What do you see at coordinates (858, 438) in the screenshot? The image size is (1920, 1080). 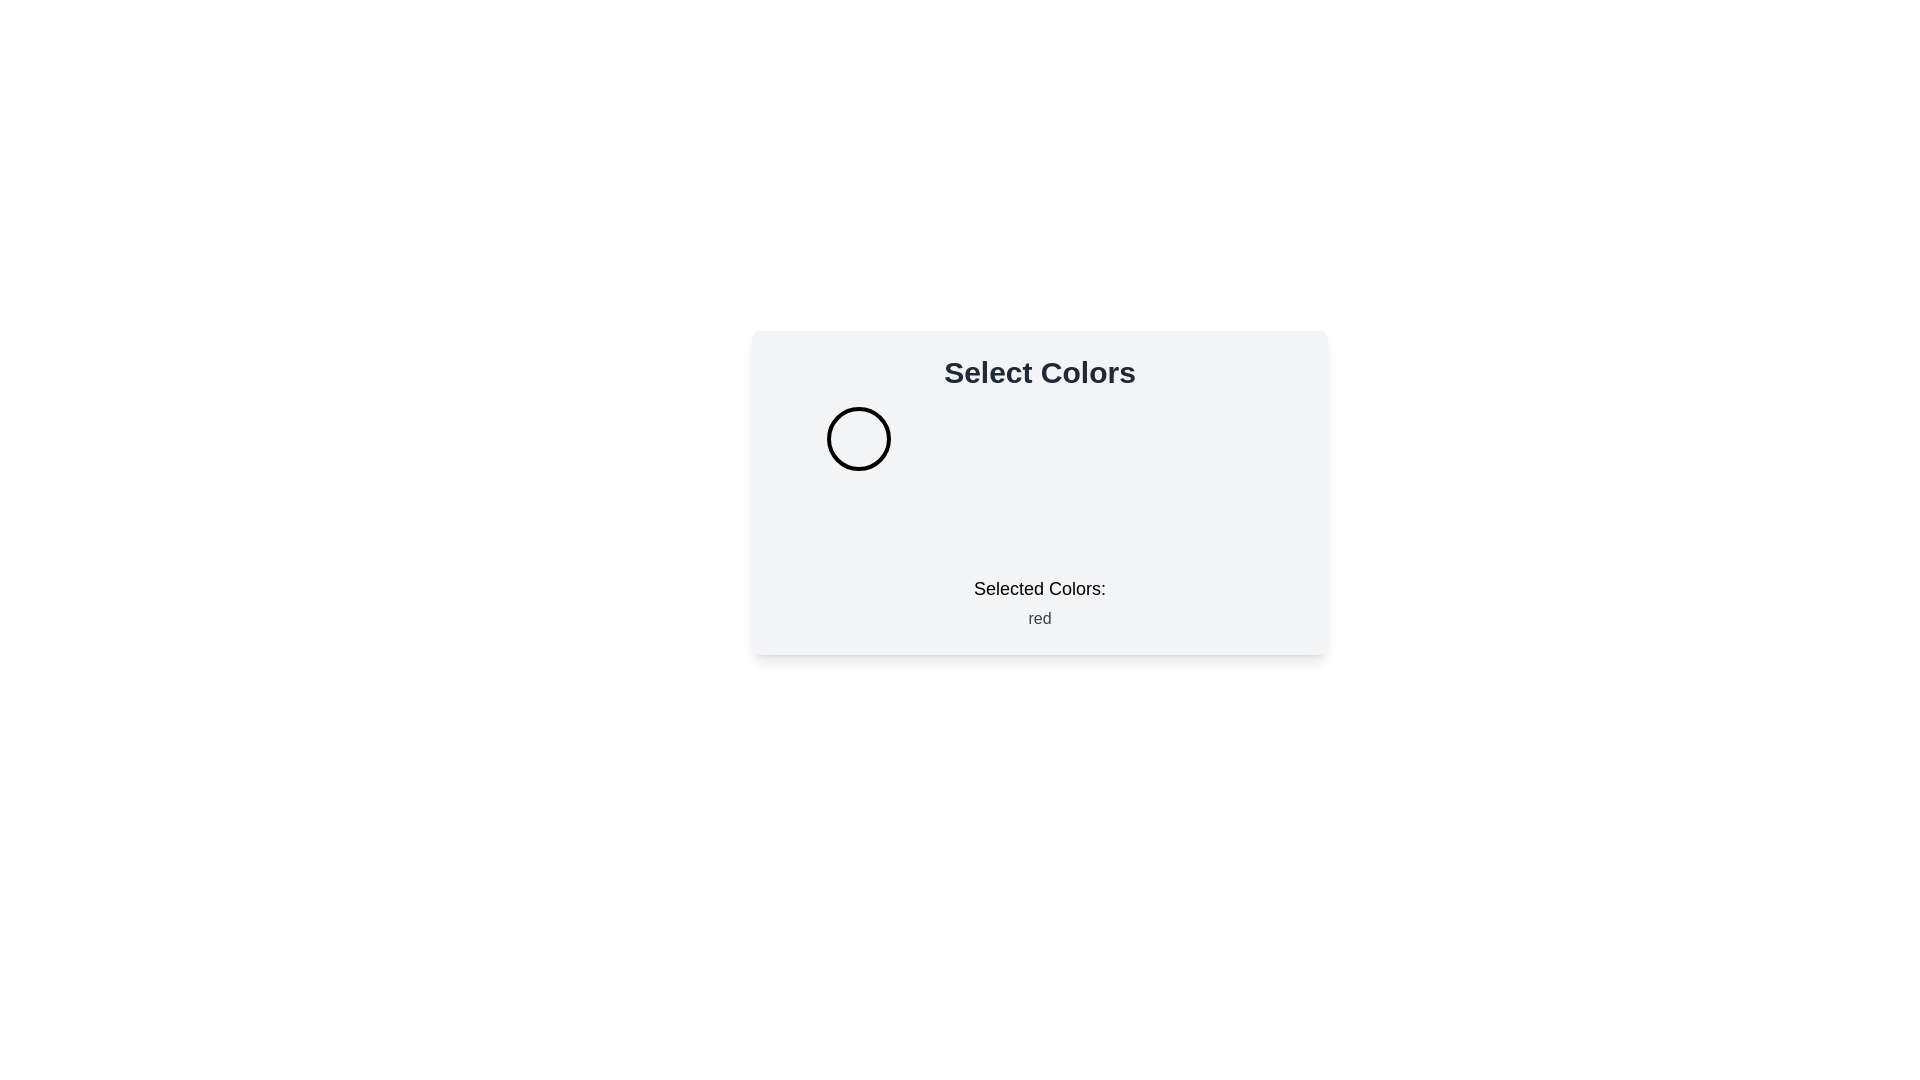 I see `the circular selectable button with a black border and red fill located in the first row and first column of a 3x4 grid` at bounding box center [858, 438].